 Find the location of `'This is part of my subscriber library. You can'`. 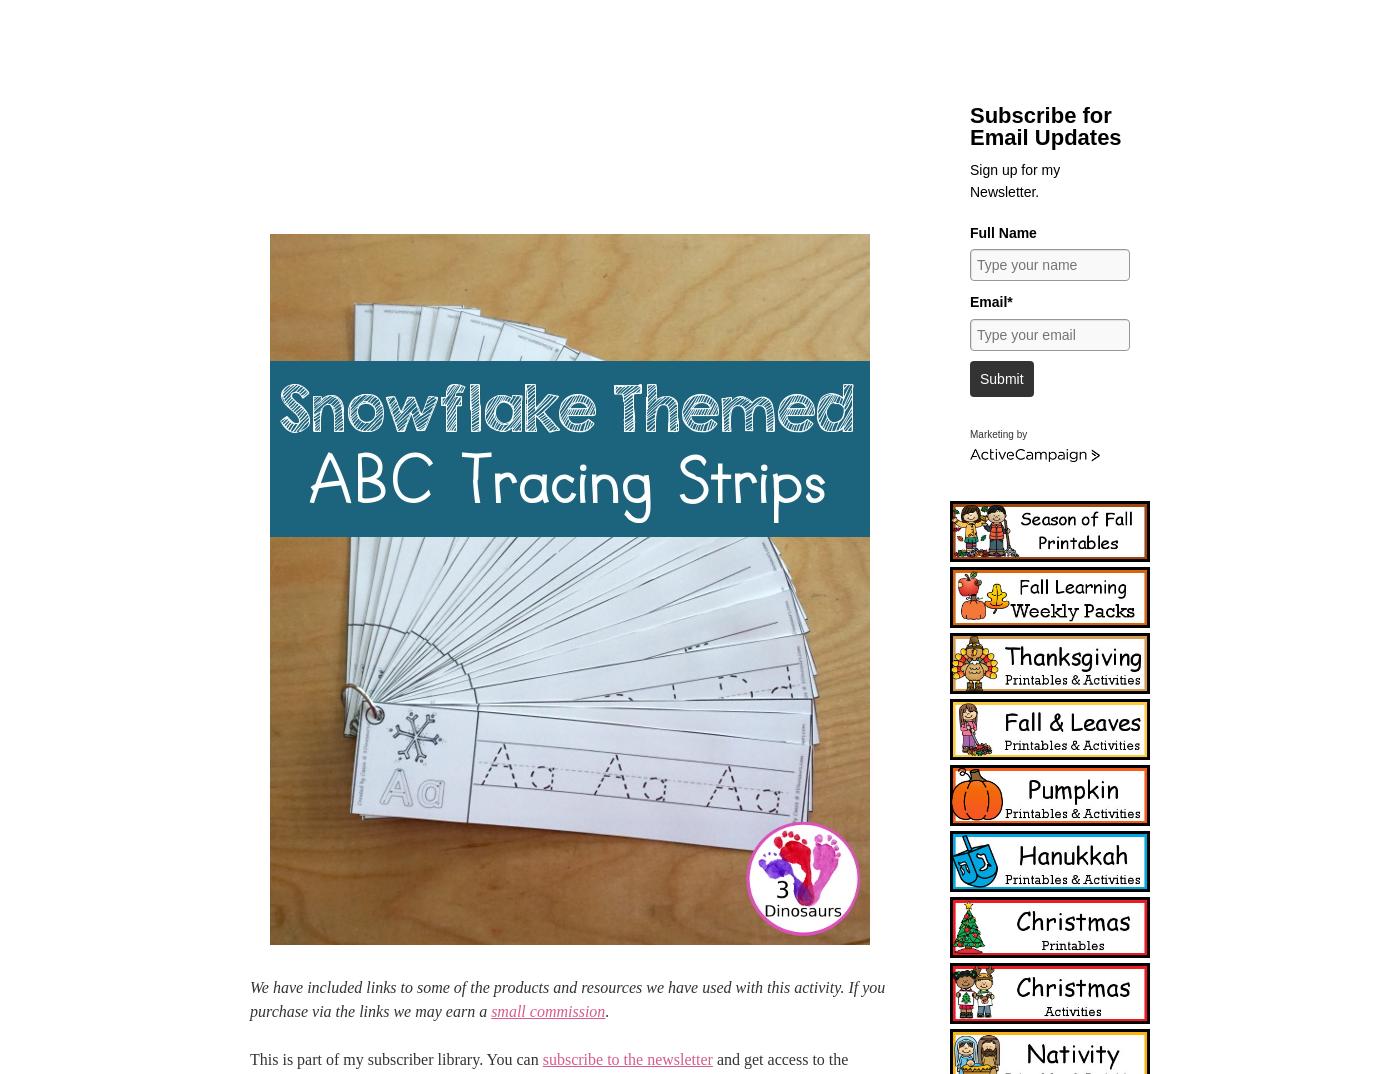

'This is part of my subscriber library. You can' is located at coordinates (396, 1059).